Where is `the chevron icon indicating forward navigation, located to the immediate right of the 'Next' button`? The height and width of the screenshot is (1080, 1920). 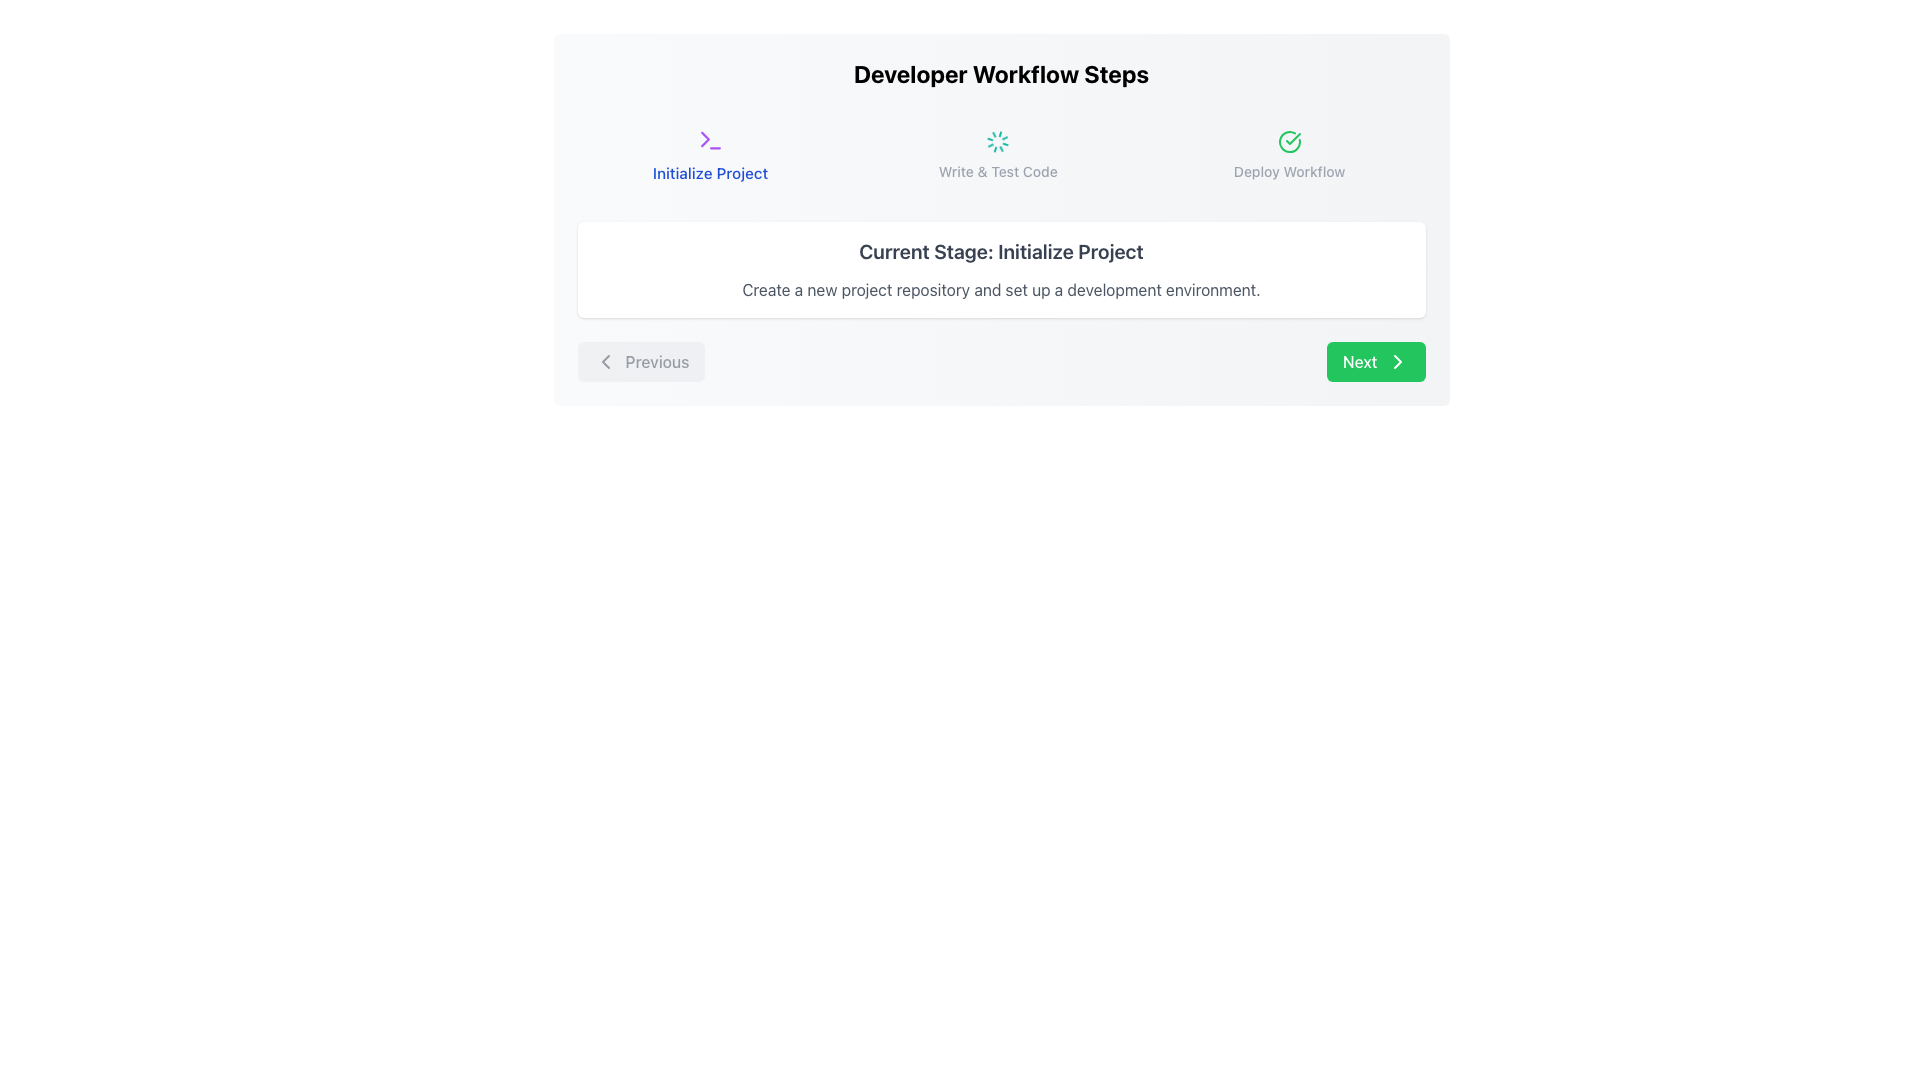
the chevron icon indicating forward navigation, located to the immediate right of the 'Next' button is located at coordinates (1396, 362).